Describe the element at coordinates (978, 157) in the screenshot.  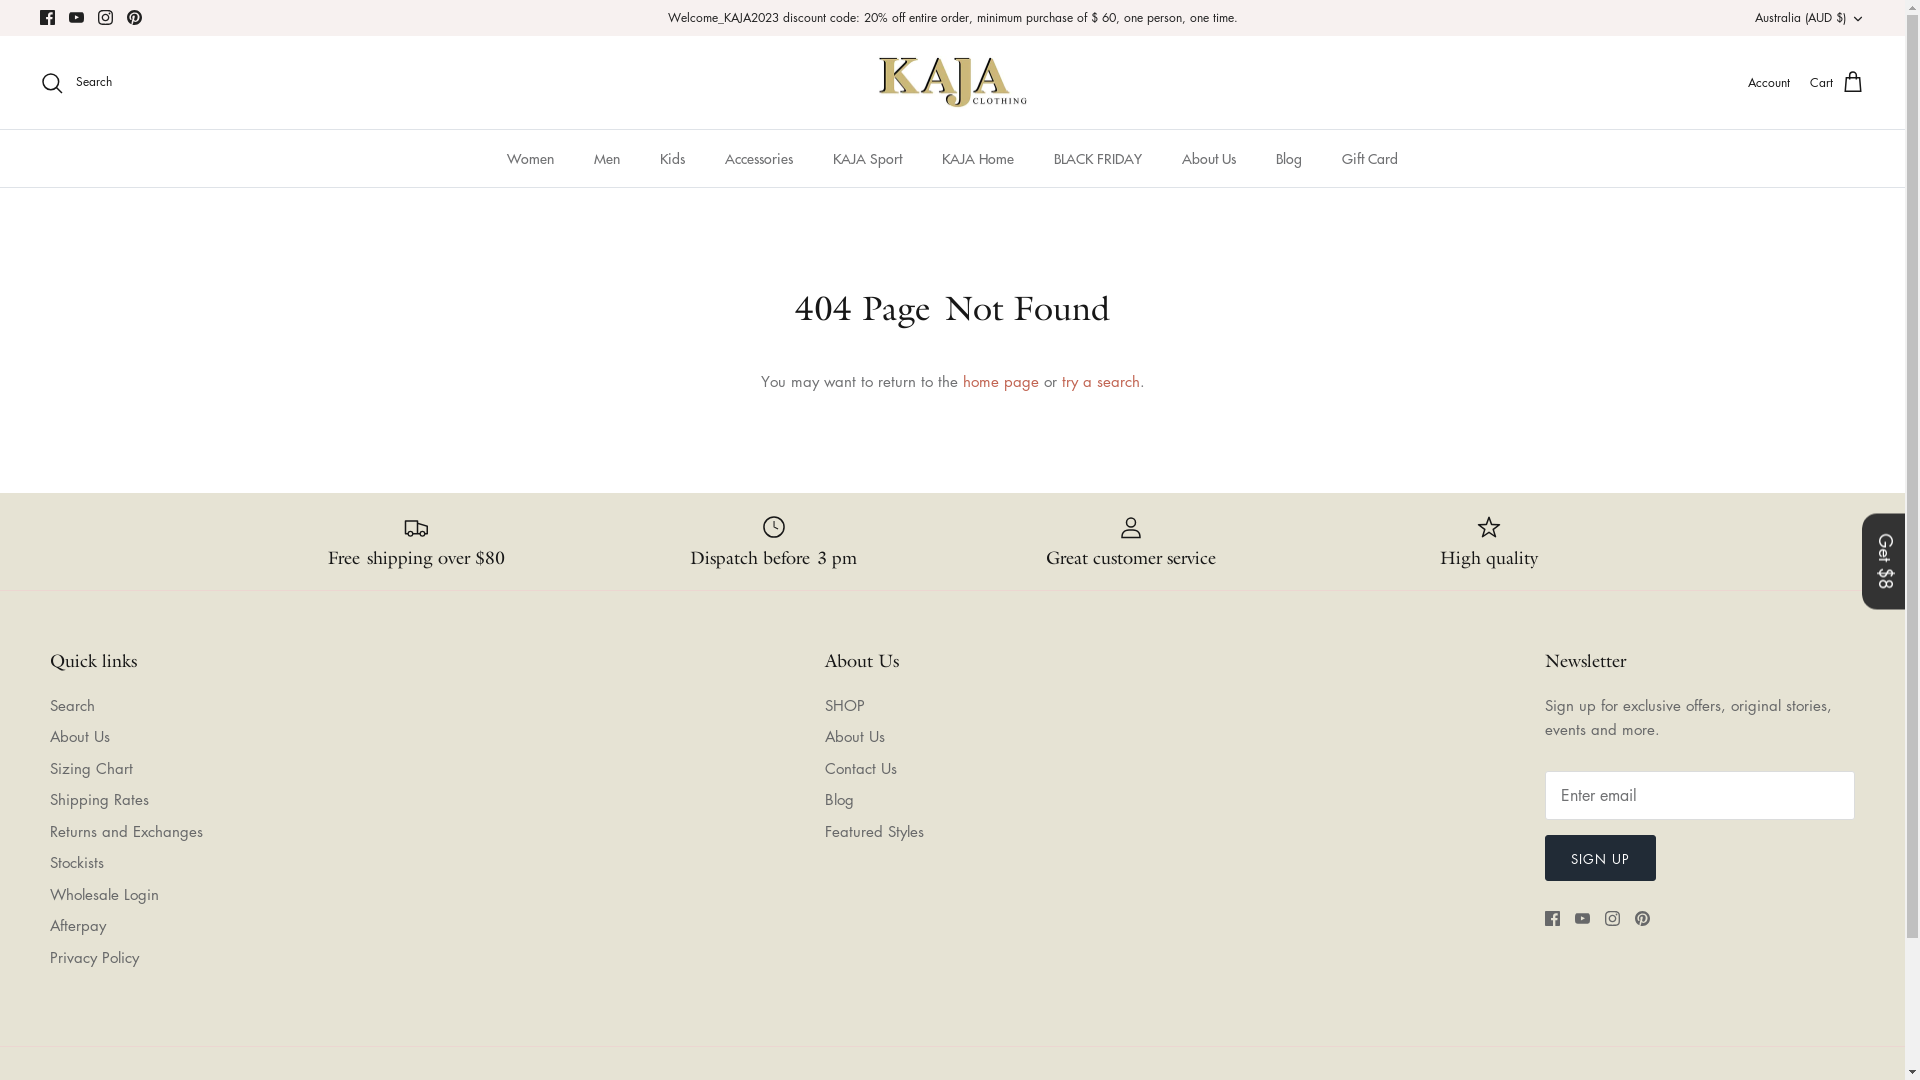
I see `'KAJA Home'` at that location.